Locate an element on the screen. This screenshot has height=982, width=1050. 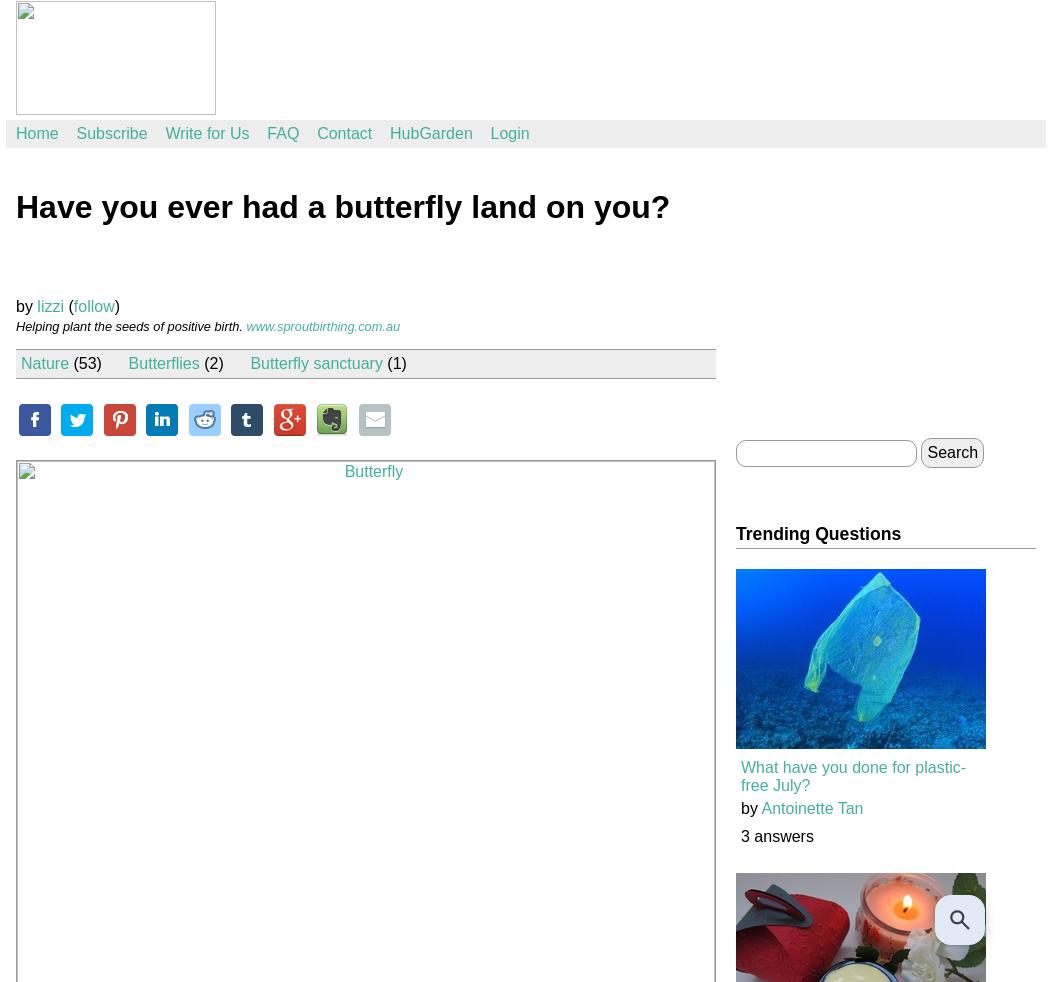
'Have you ever had a butterfly land on you?' is located at coordinates (342, 206).